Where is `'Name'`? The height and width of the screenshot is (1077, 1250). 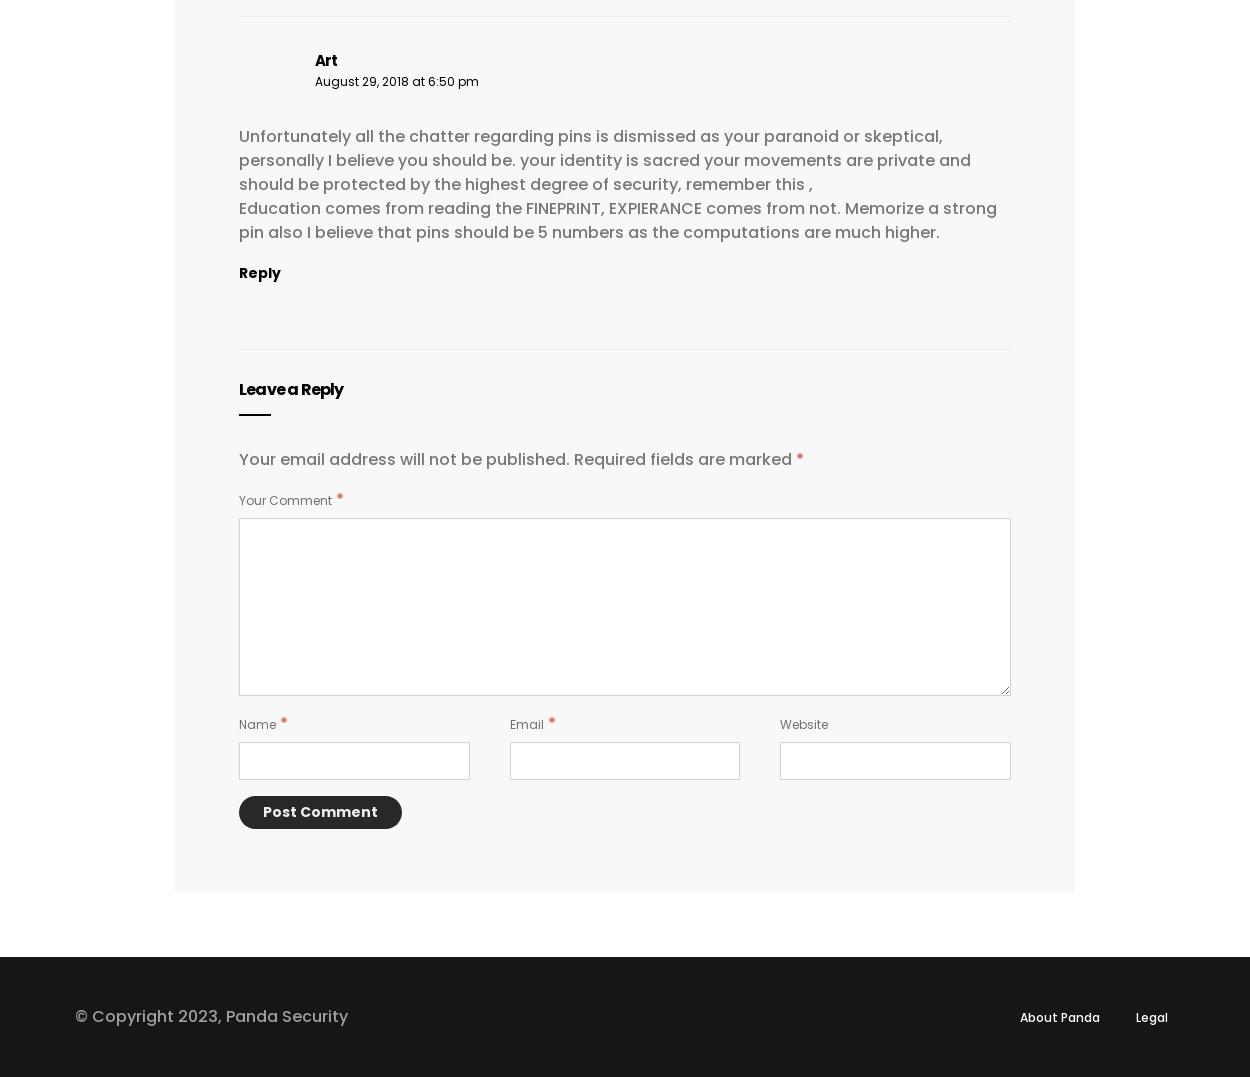
'Name' is located at coordinates (257, 723).